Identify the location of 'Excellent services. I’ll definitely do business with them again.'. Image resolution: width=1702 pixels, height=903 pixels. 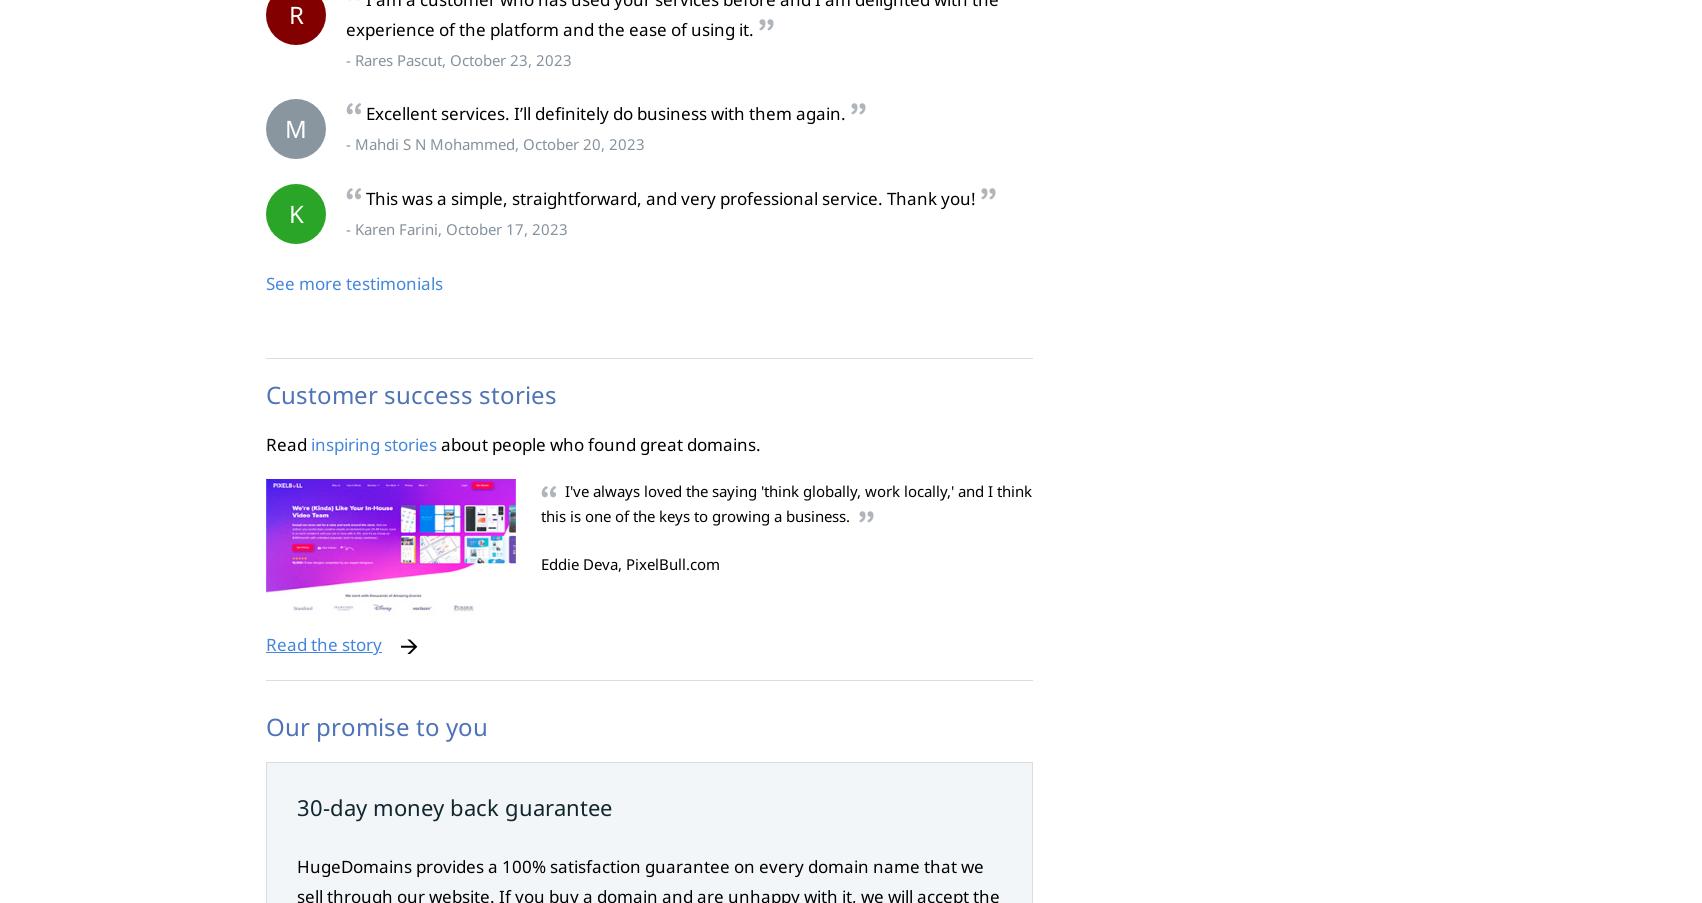
(365, 113).